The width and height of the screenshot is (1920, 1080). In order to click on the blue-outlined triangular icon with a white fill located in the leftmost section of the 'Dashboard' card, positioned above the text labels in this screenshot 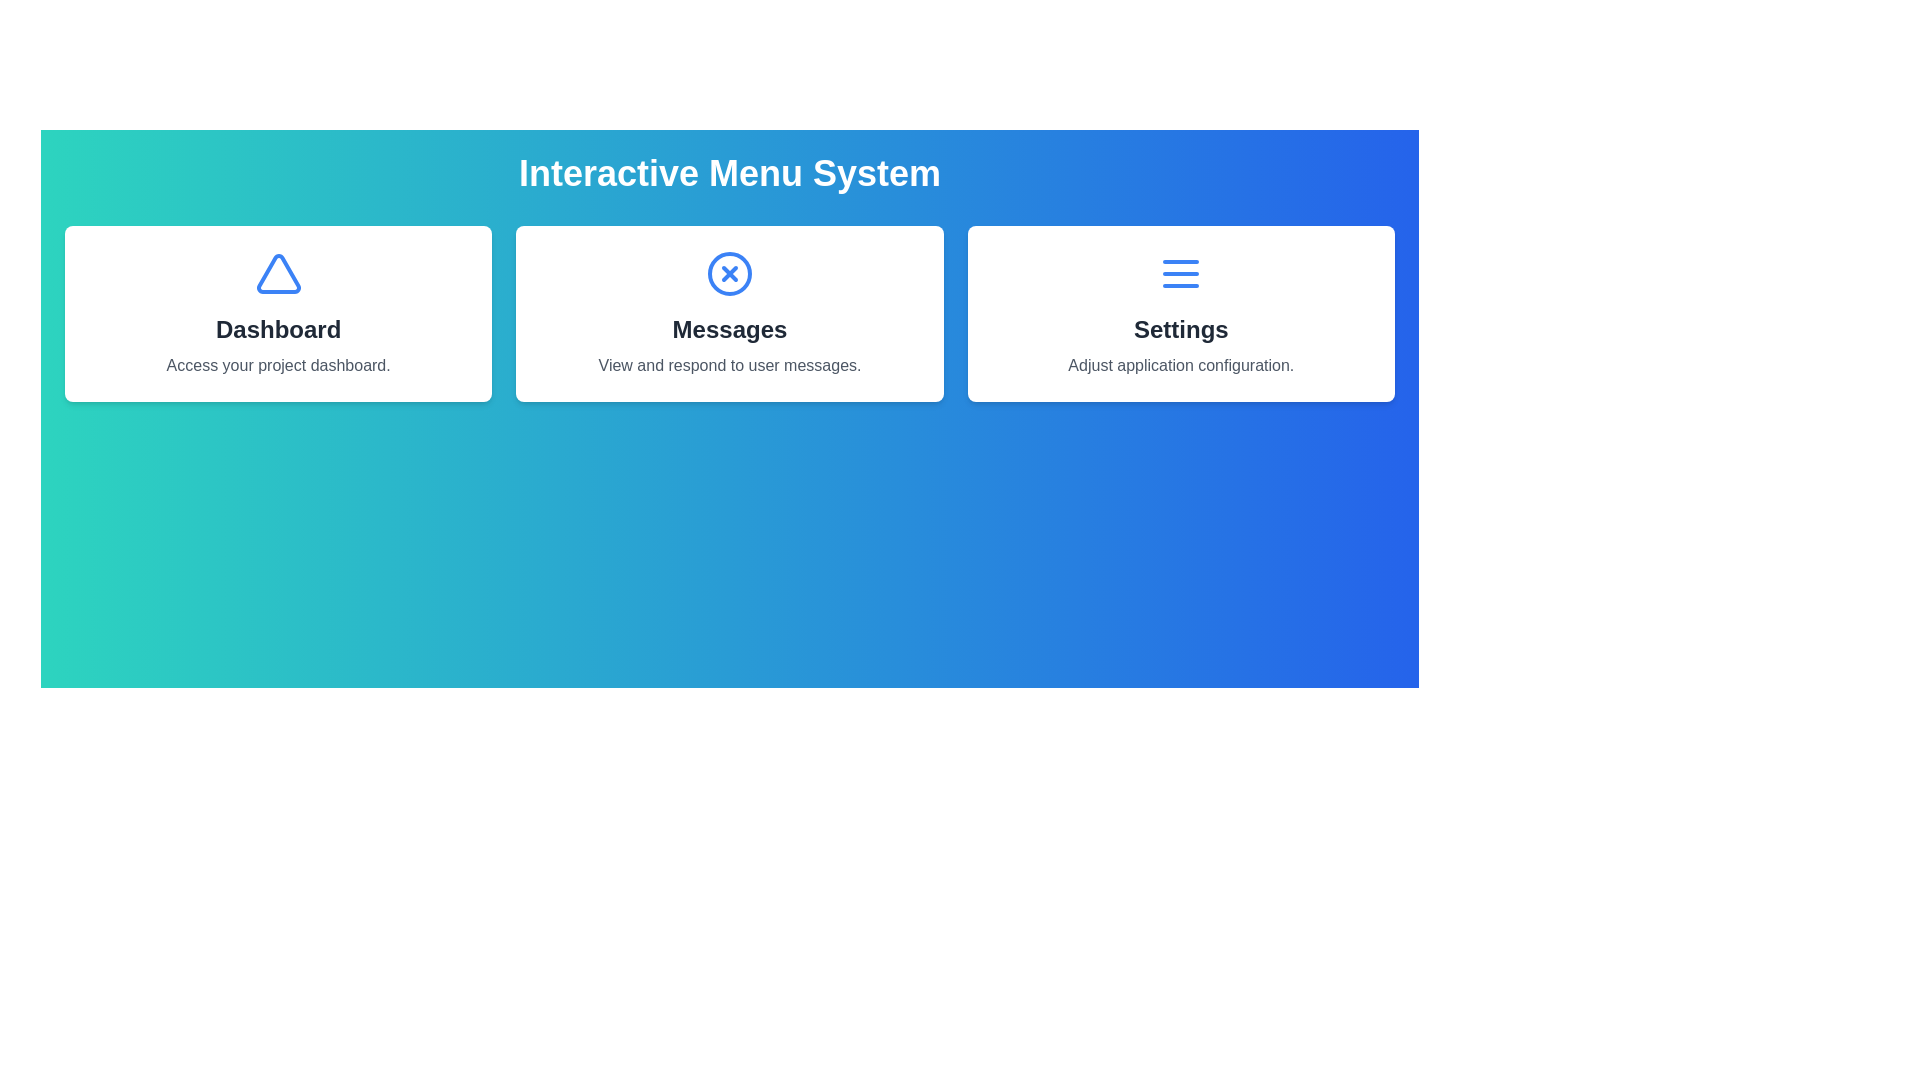, I will do `click(277, 273)`.